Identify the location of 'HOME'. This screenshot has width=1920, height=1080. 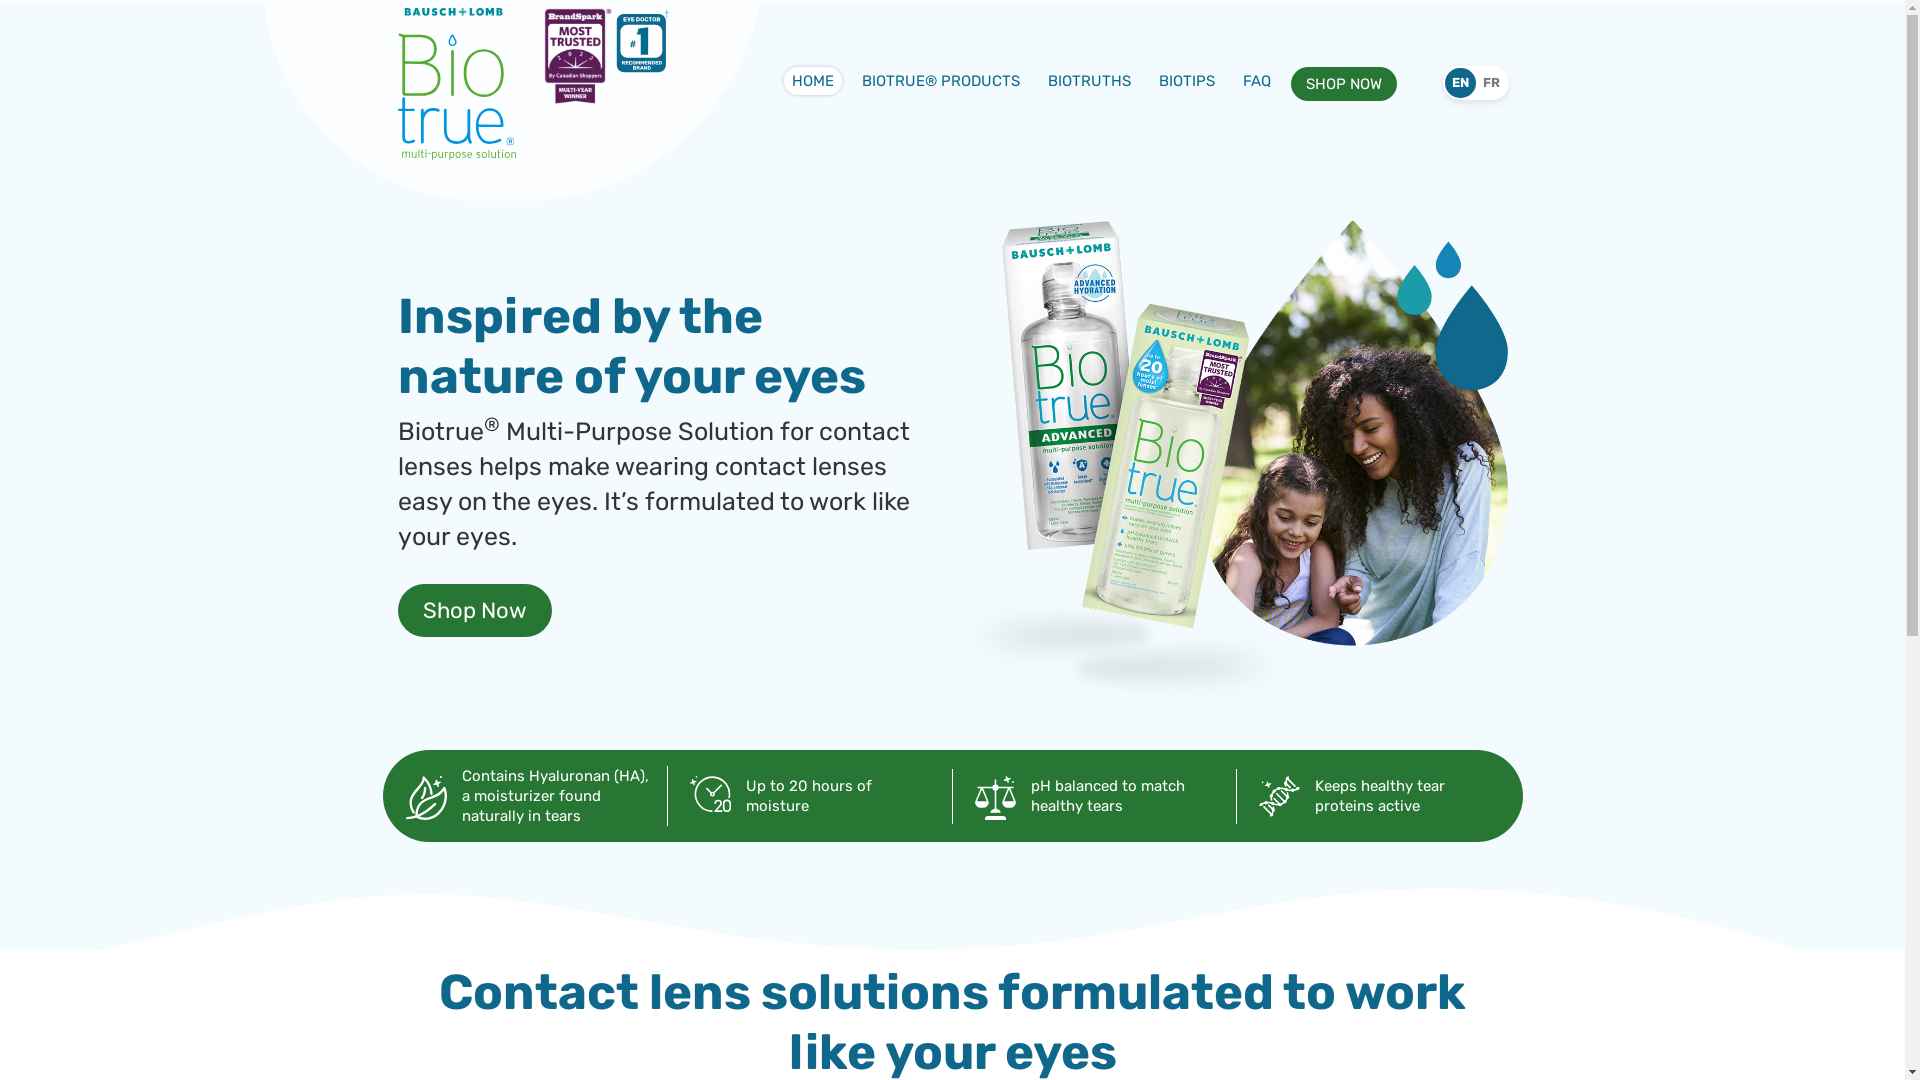
(782, 80).